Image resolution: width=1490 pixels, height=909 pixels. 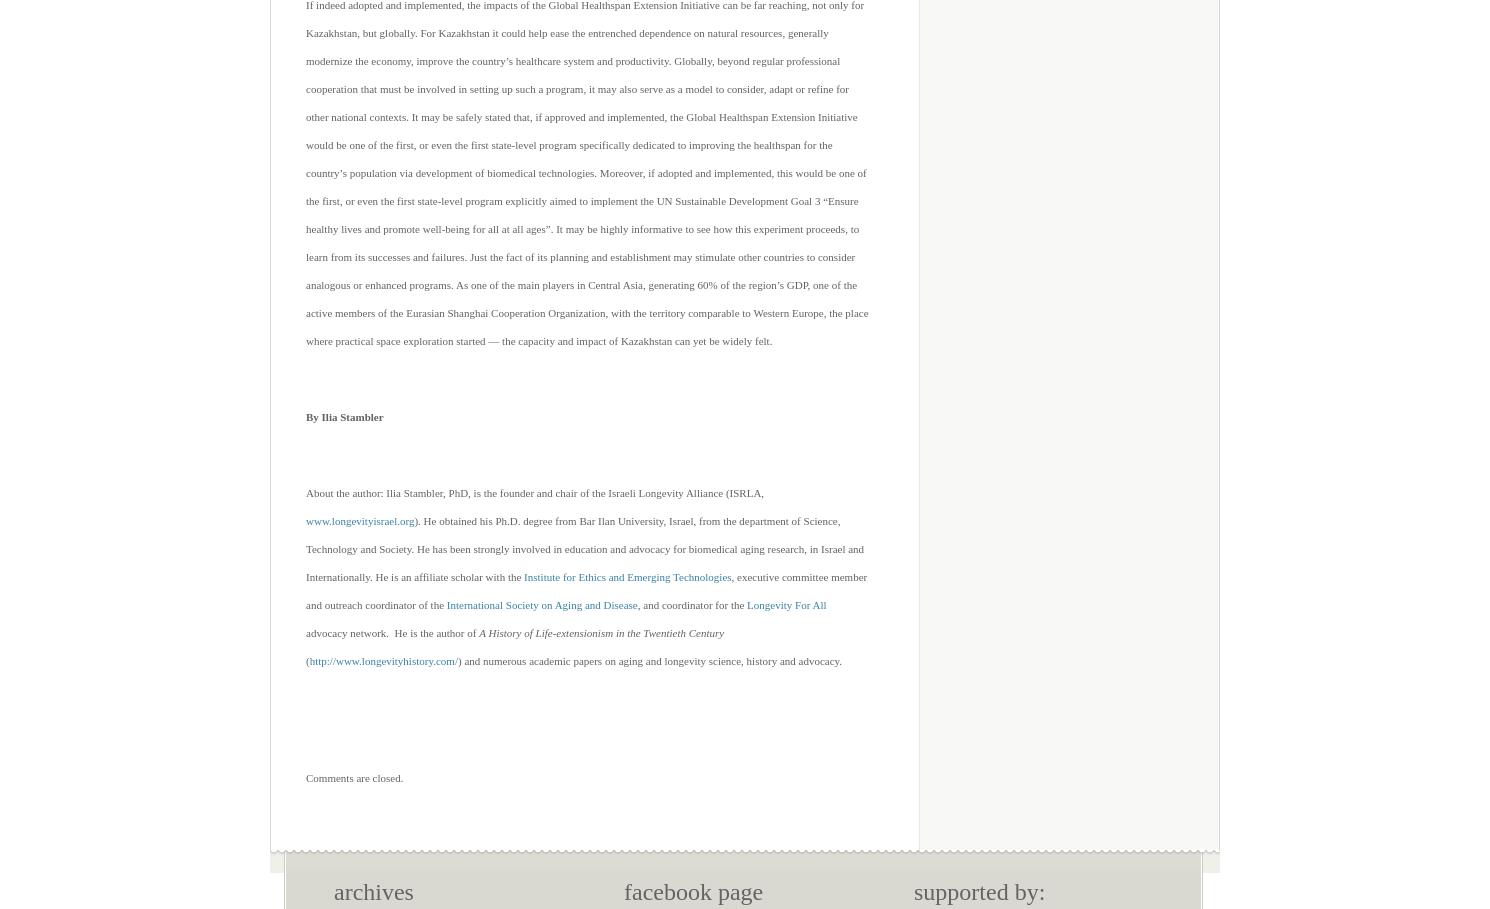 What do you see at coordinates (534, 492) in the screenshot?
I see `'About the author: Ilia Stambler, PhD, is the founder and chair of the Israeli Longevity Alliance (ISRLA,'` at bounding box center [534, 492].